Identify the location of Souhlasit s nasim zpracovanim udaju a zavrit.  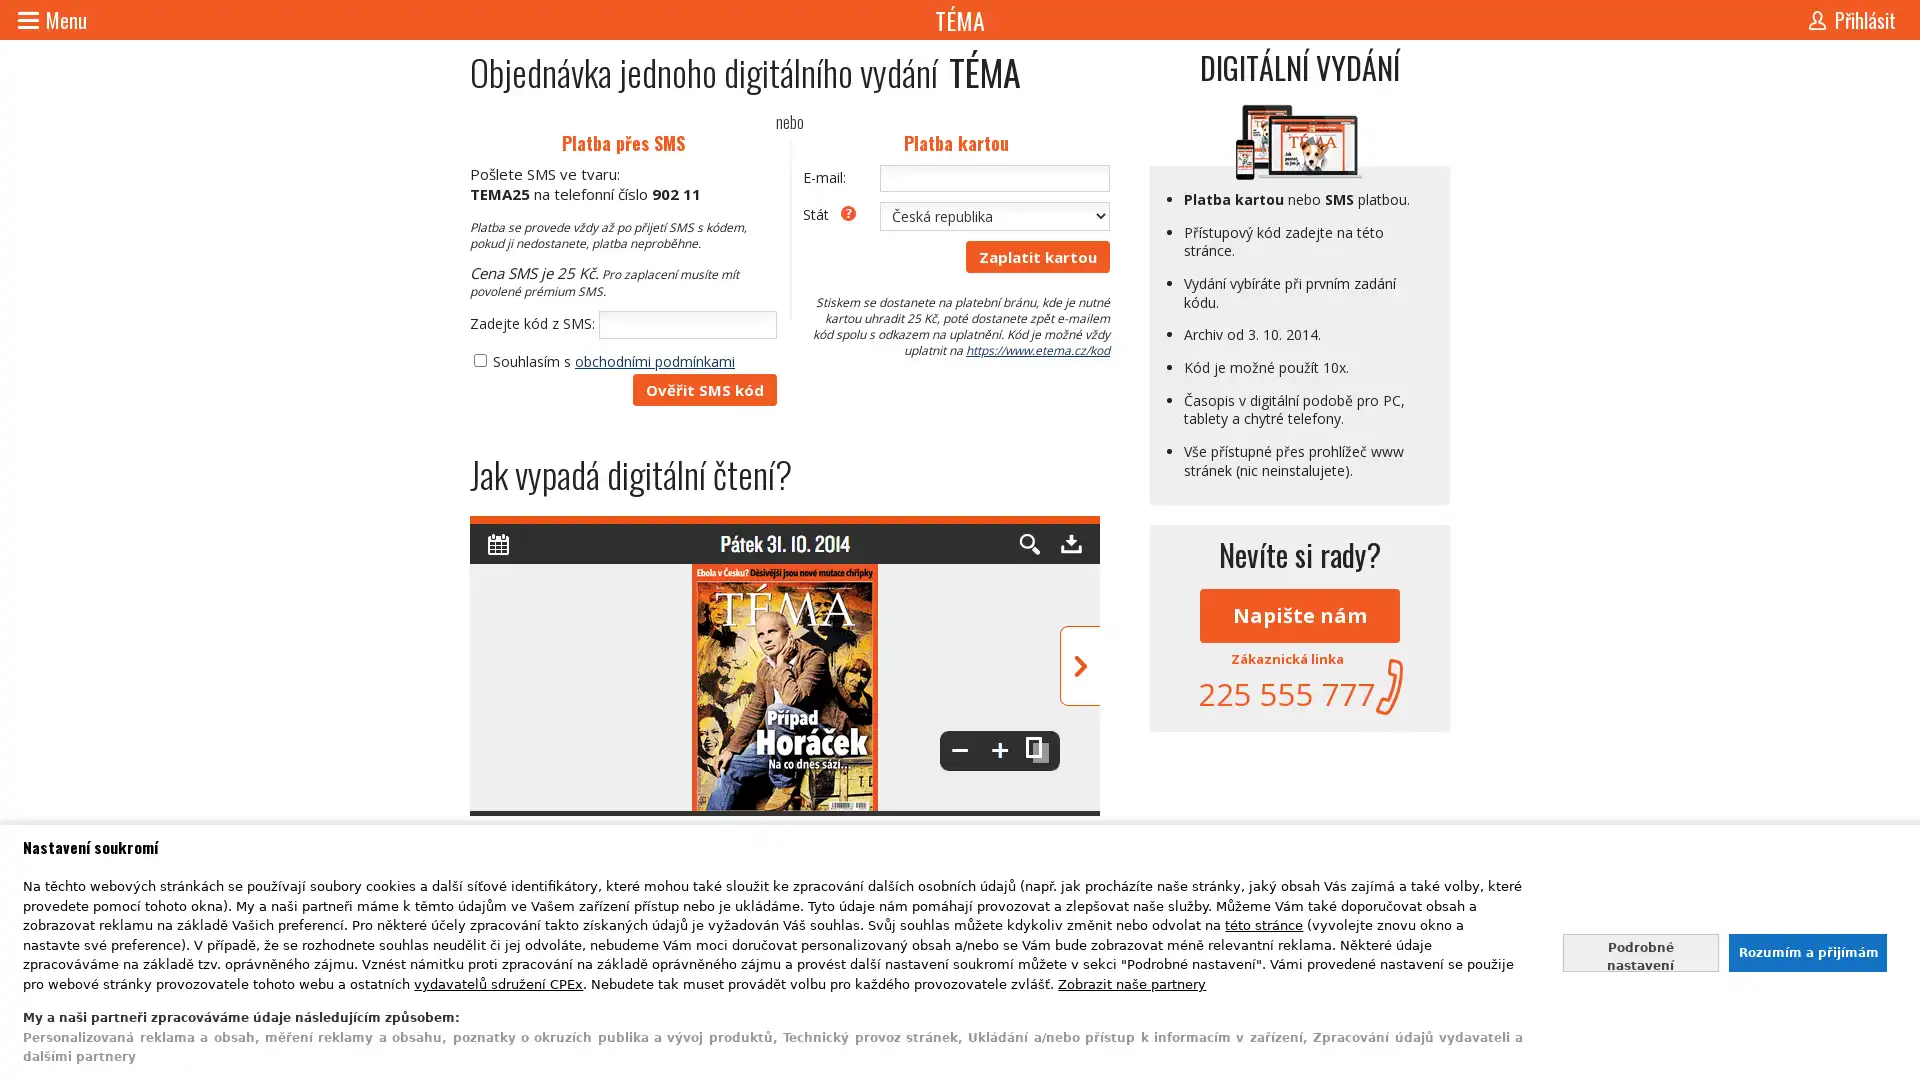
(1806, 951).